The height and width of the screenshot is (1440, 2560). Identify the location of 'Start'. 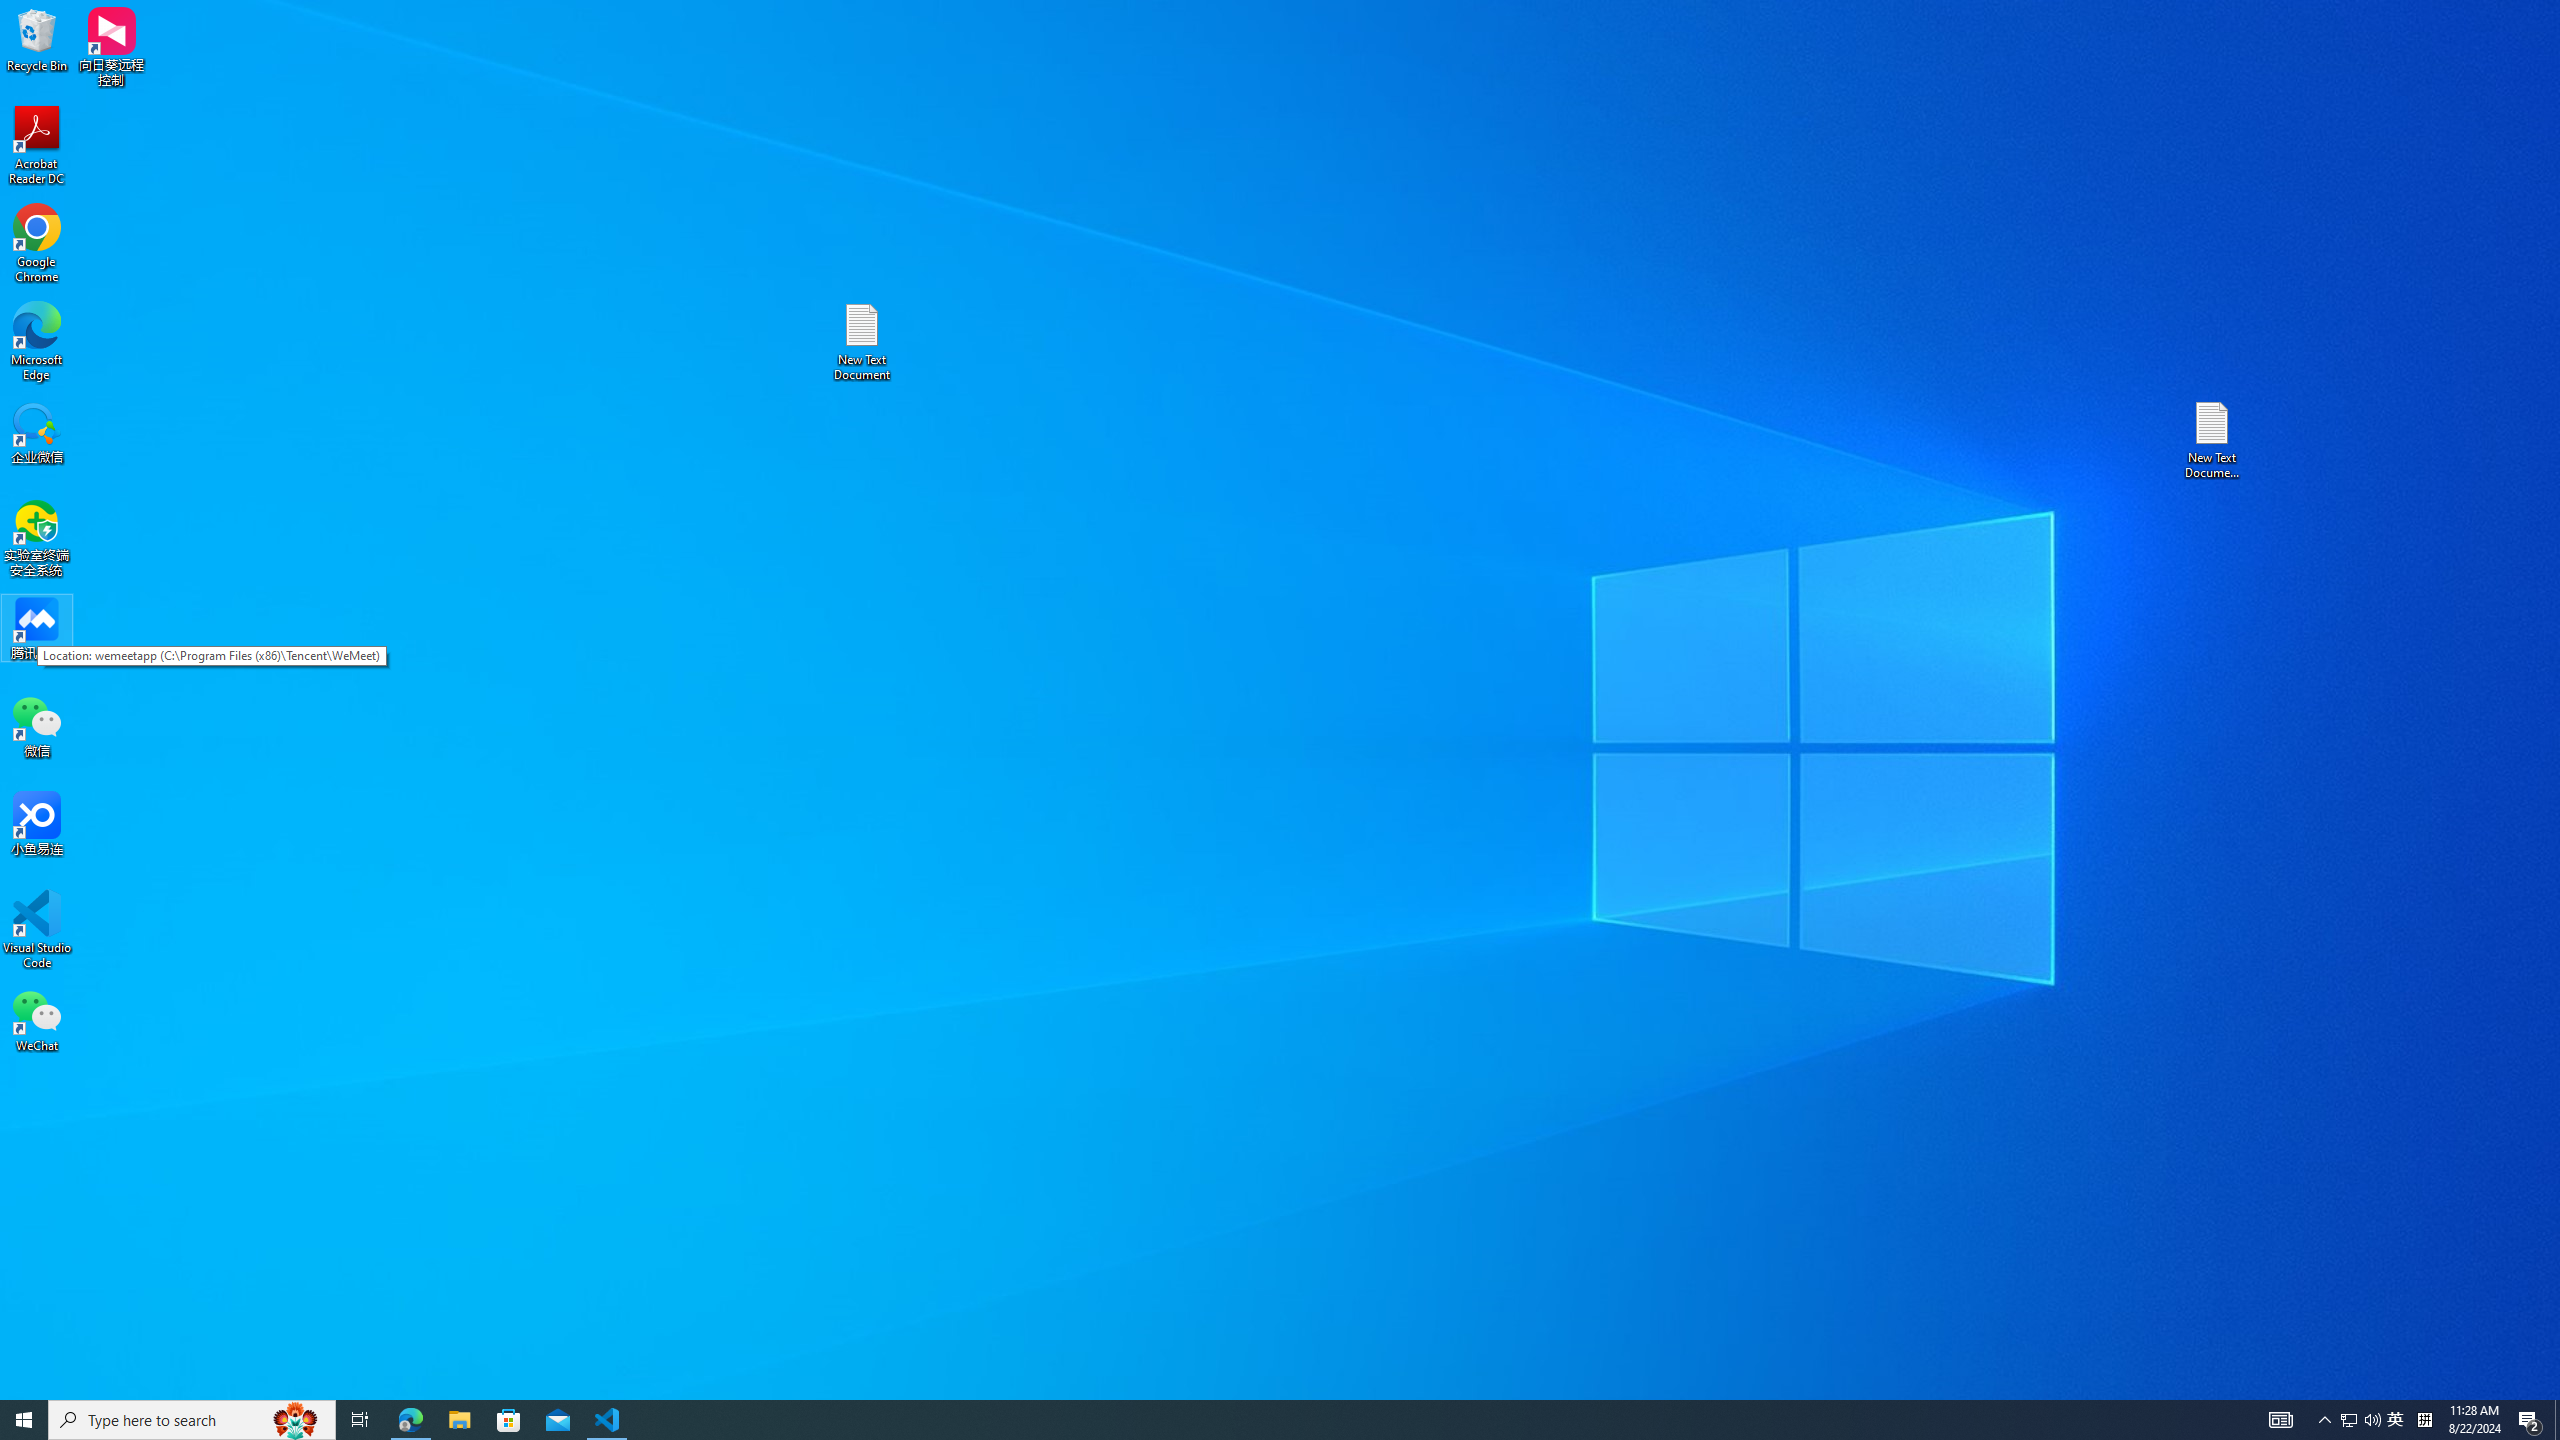
(24, 1418).